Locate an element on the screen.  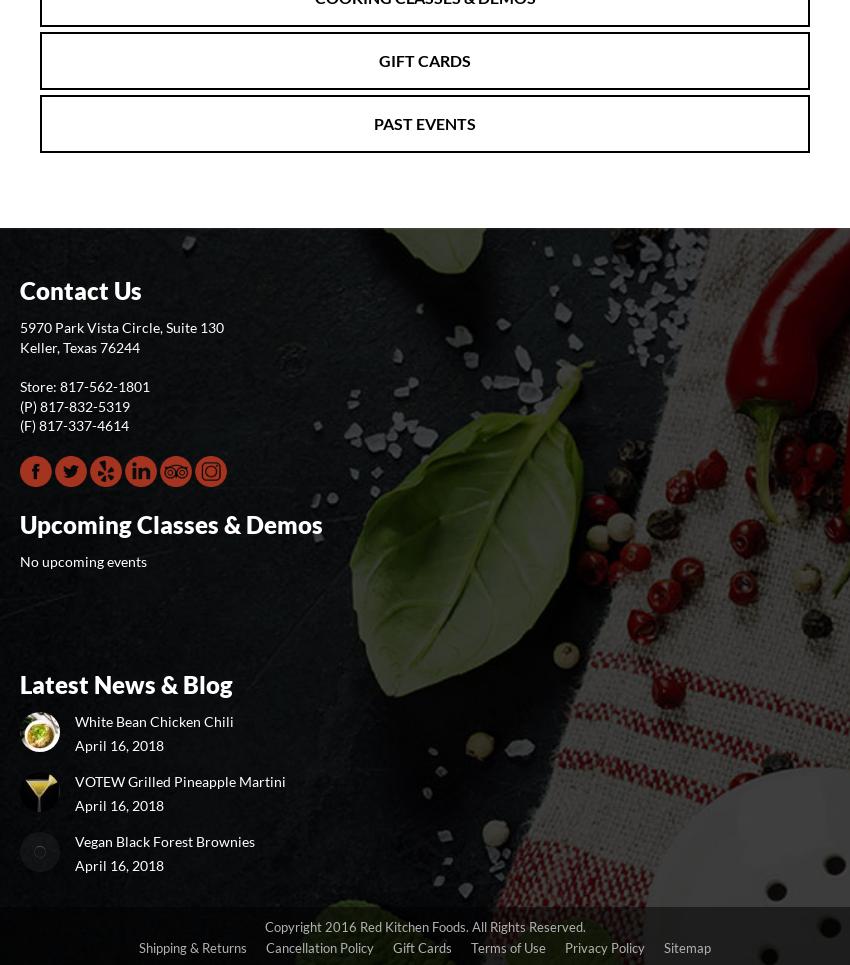
'(P) 817-832-5319' is located at coordinates (74, 404).